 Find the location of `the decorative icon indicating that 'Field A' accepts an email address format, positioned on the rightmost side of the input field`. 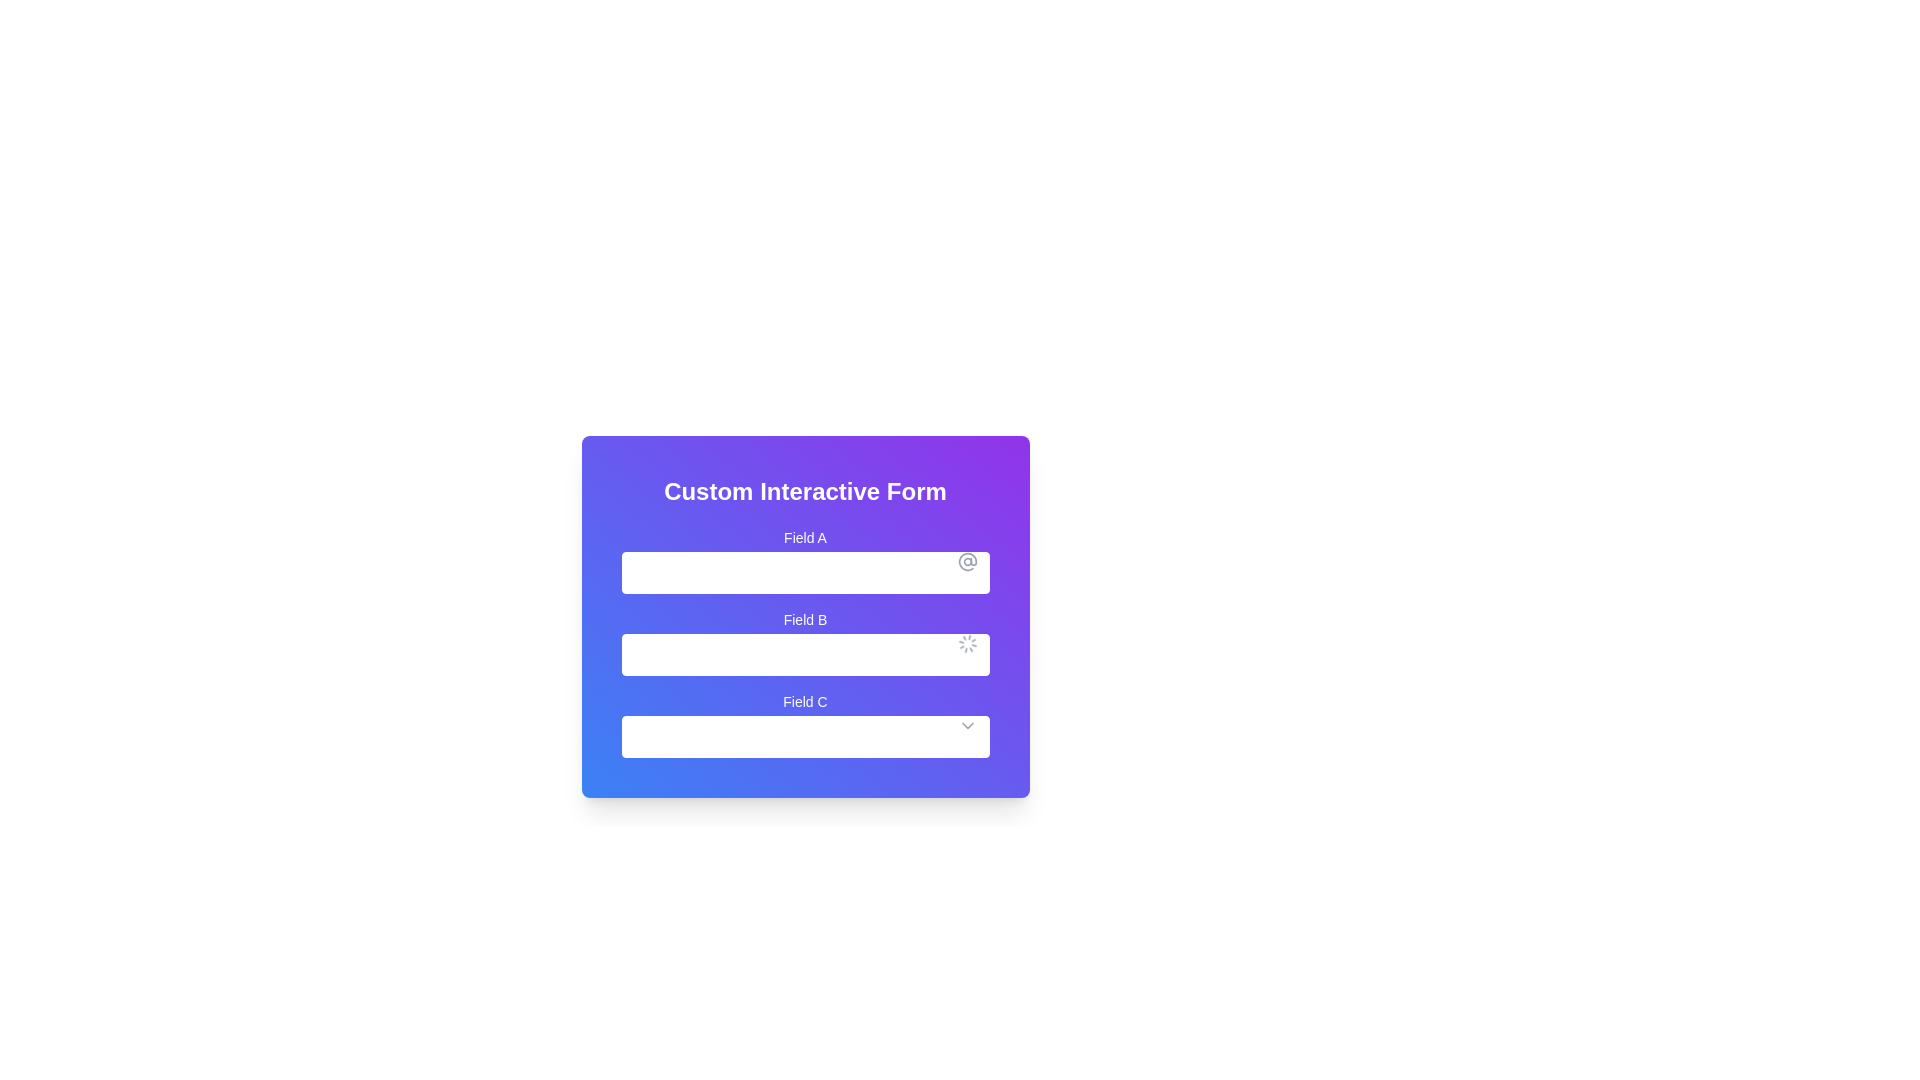

the decorative icon indicating that 'Field A' accepts an email address format, positioned on the rightmost side of the input field is located at coordinates (967, 562).